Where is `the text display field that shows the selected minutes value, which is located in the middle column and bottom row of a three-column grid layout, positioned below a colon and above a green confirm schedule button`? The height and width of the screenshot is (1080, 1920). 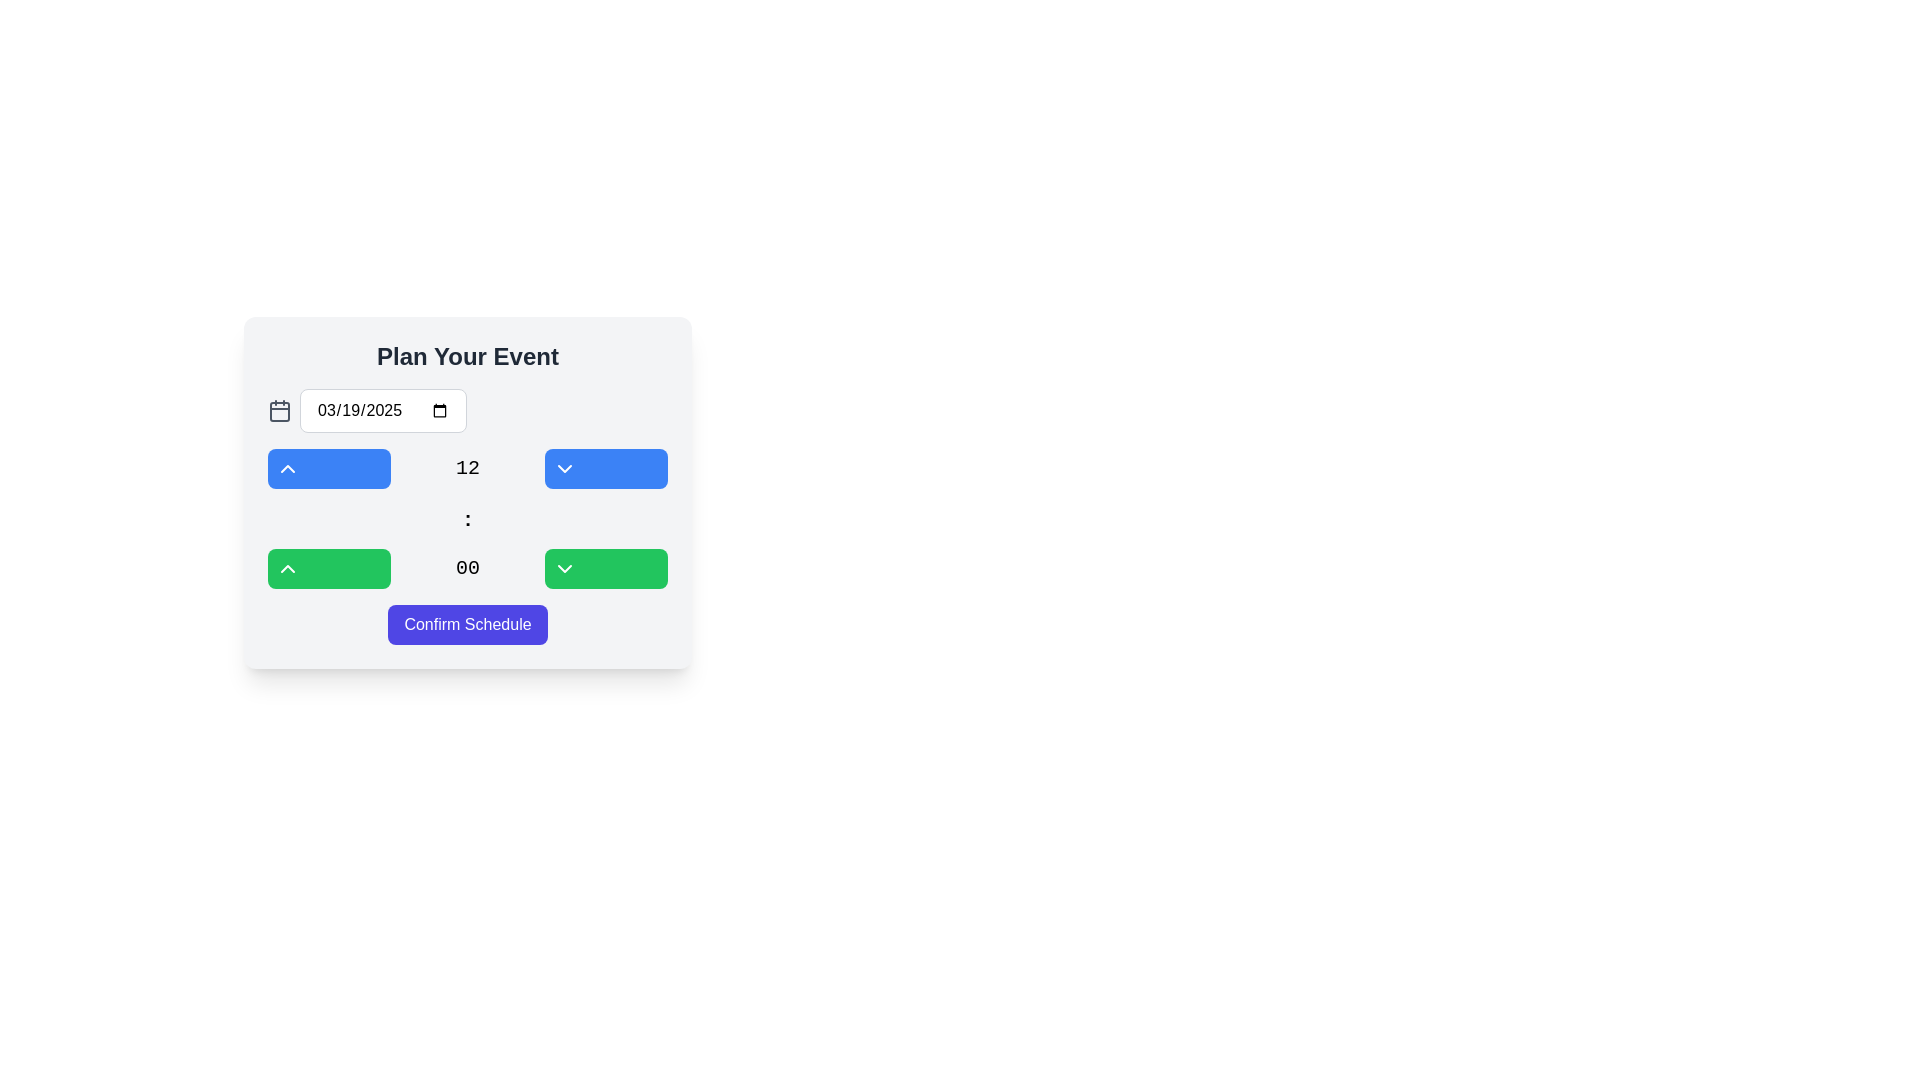
the text display field that shows the selected minutes value, which is located in the middle column and bottom row of a three-column grid layout, positioned below a colon and above a green confirm schedule button is located at coordinates (466, 569).